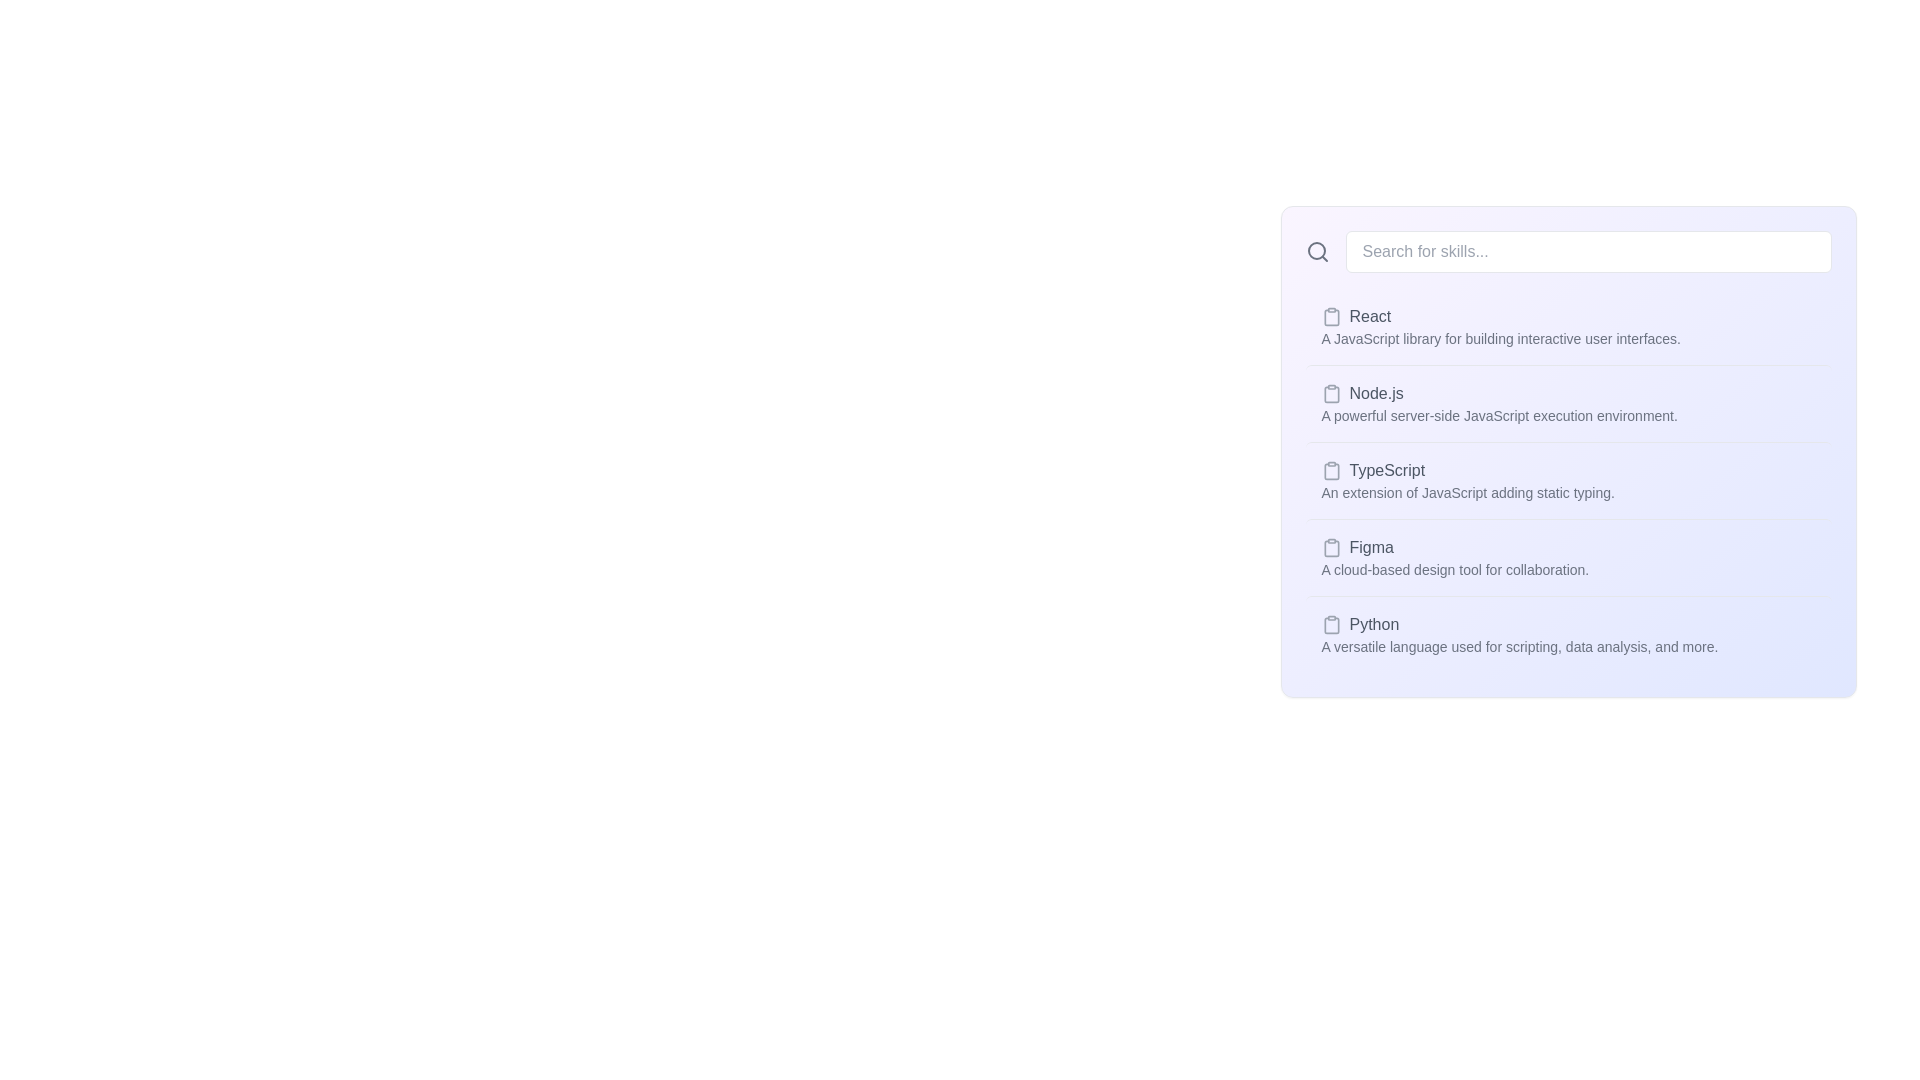  I want to click on text content of the 'React' label located in the first row next to the clipboard icon, so click(1369, 315).